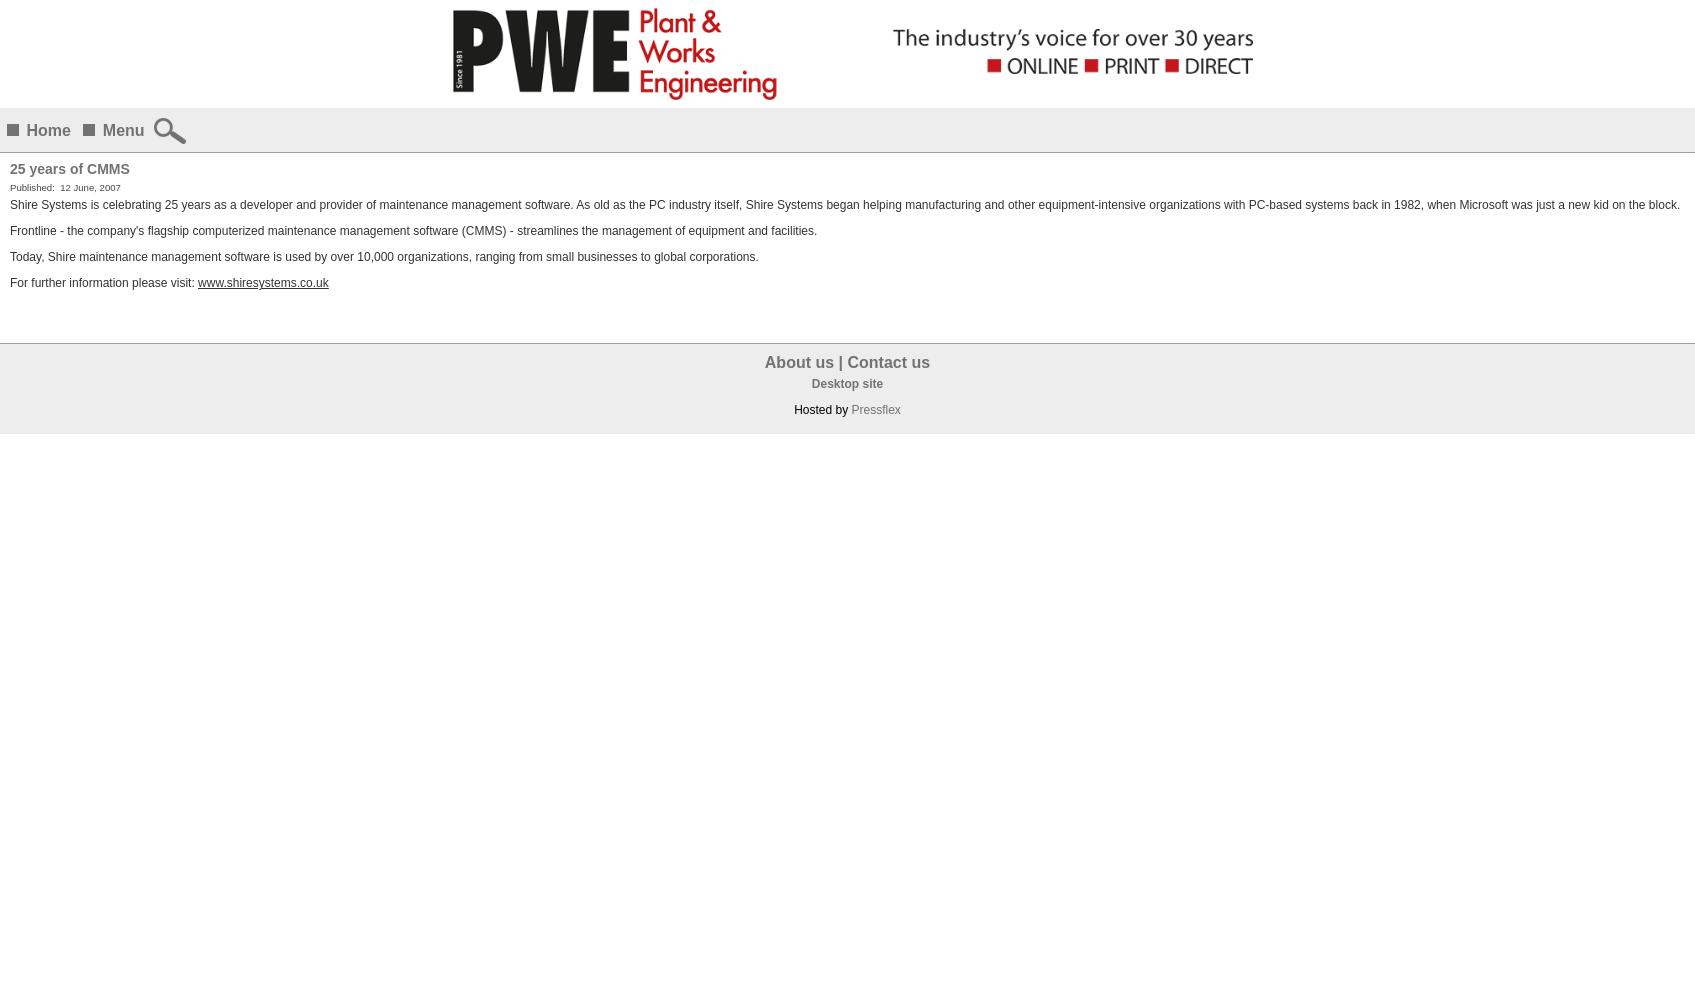  What do you see at coordinates (799, 361) in the screenshot?
I see `'About us'` at bounding box center [799, 361].